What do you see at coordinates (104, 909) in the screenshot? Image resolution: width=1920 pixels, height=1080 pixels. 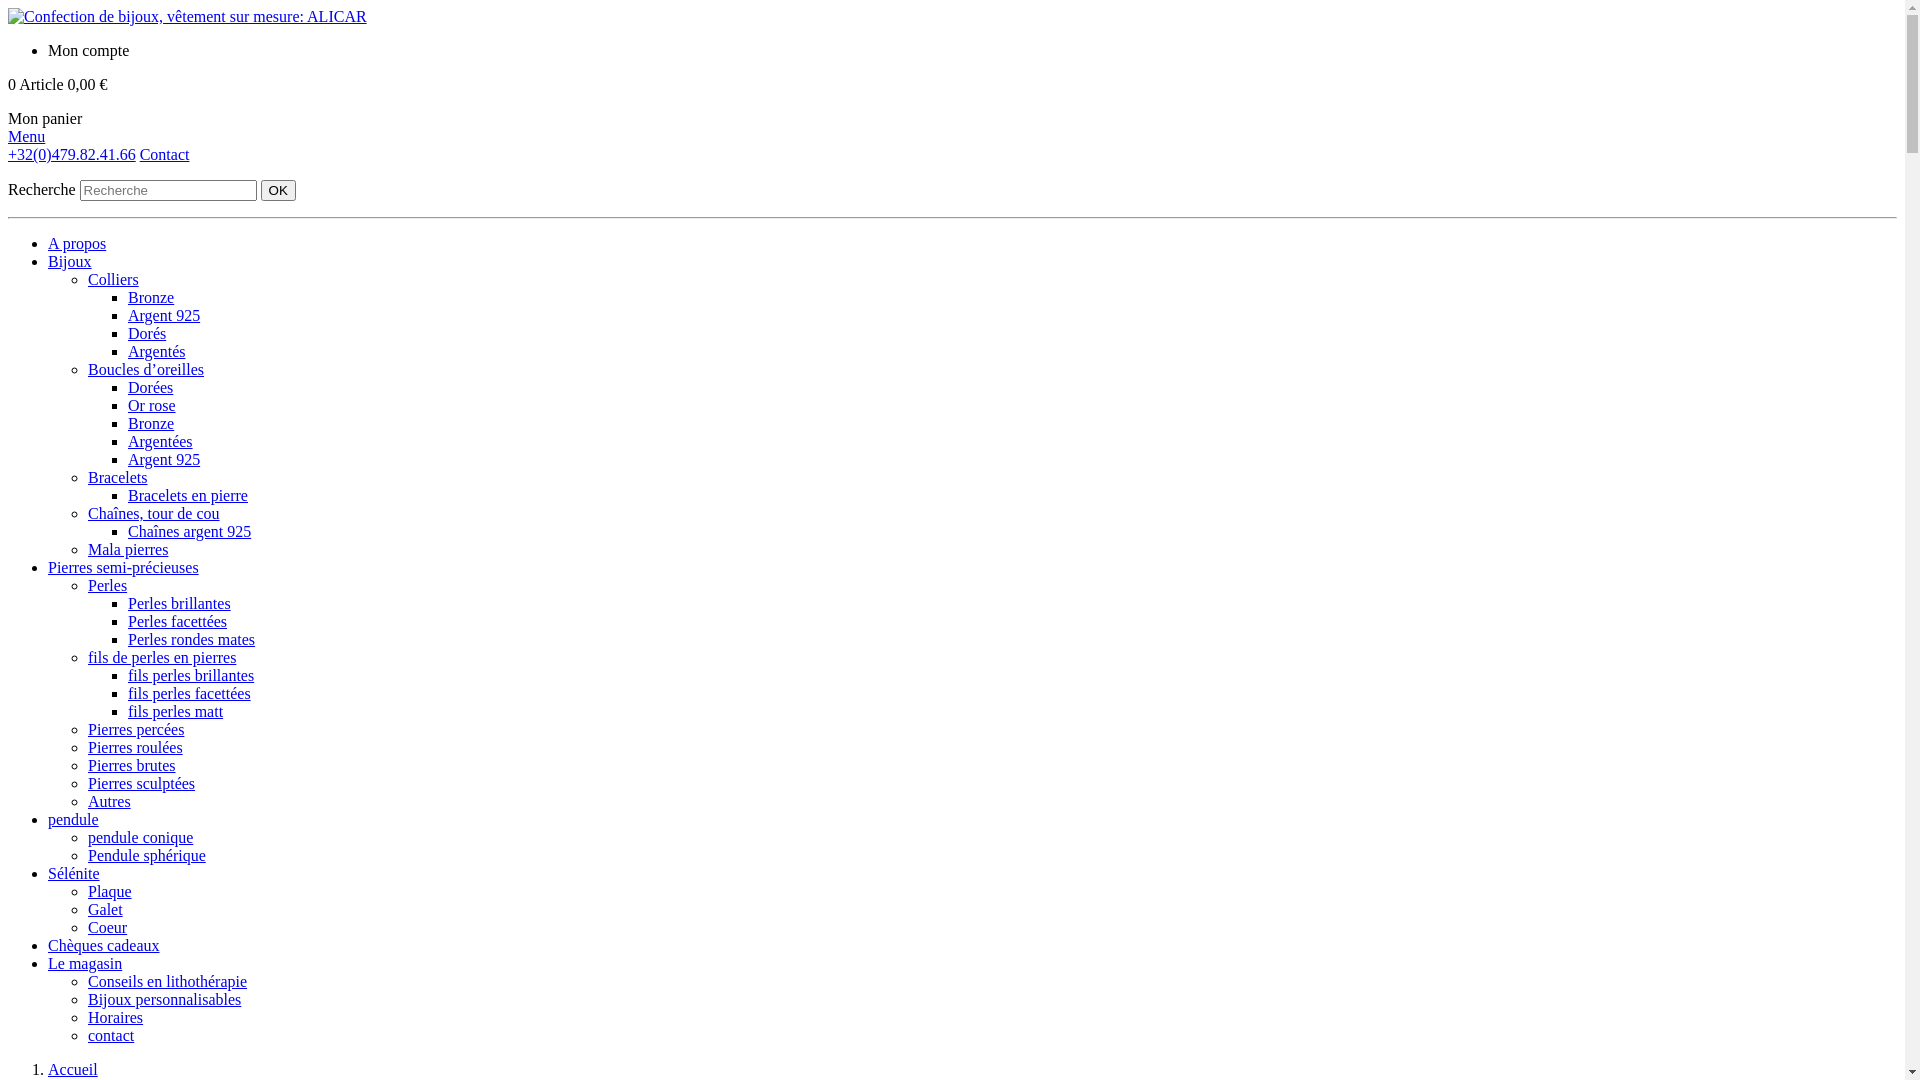 I see `'Galet'` at bounding box center [104, 909].